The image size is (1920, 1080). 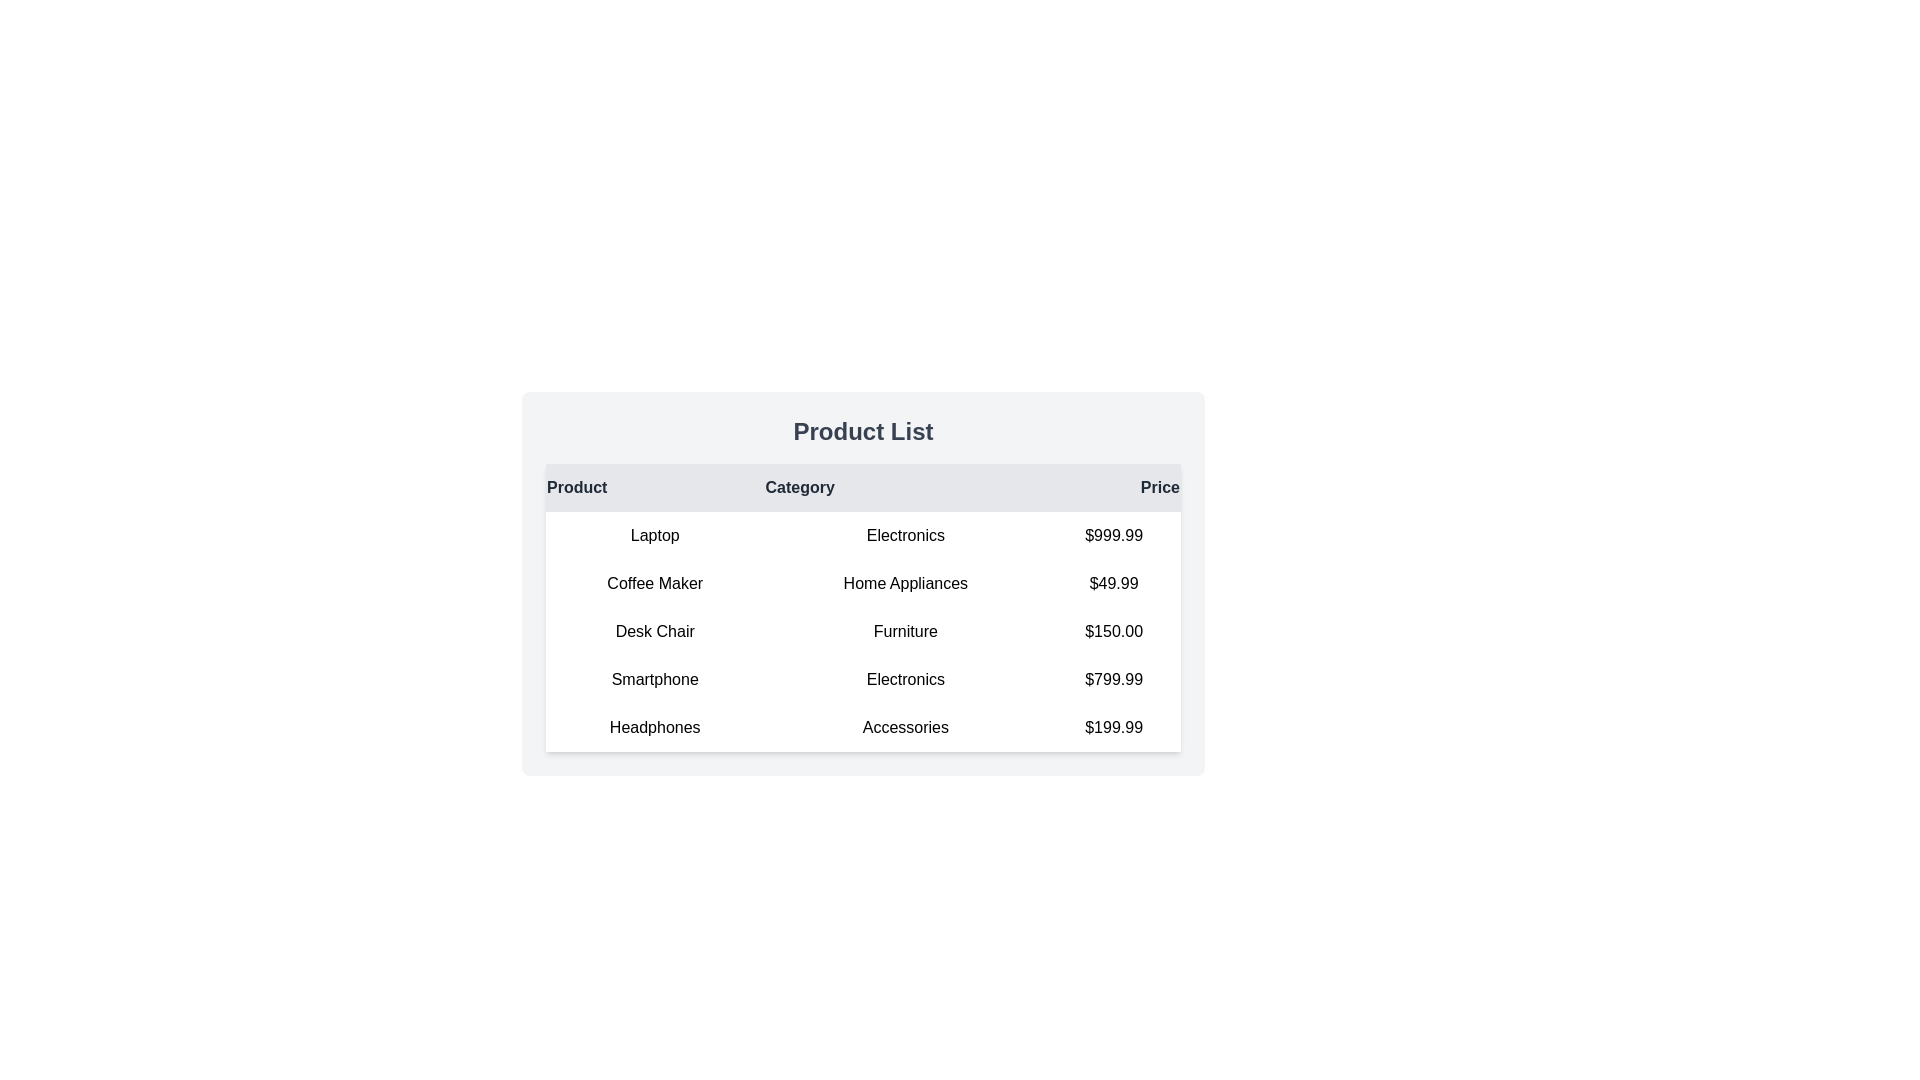 I want to click on the static price value text for the product 'Laptop', which is located in the third column of the table row, aligned with the 'Laptop' and 'Electronics' cells, so click(x=1113, y=535).